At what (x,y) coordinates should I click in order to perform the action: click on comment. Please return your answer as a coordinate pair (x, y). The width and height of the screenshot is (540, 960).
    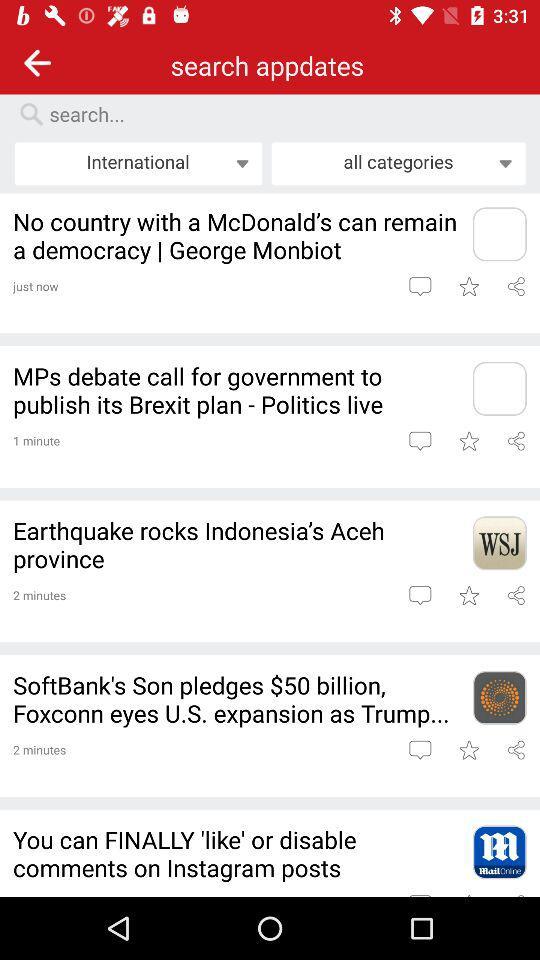
    Looking at the image, I should click on (419, 285).